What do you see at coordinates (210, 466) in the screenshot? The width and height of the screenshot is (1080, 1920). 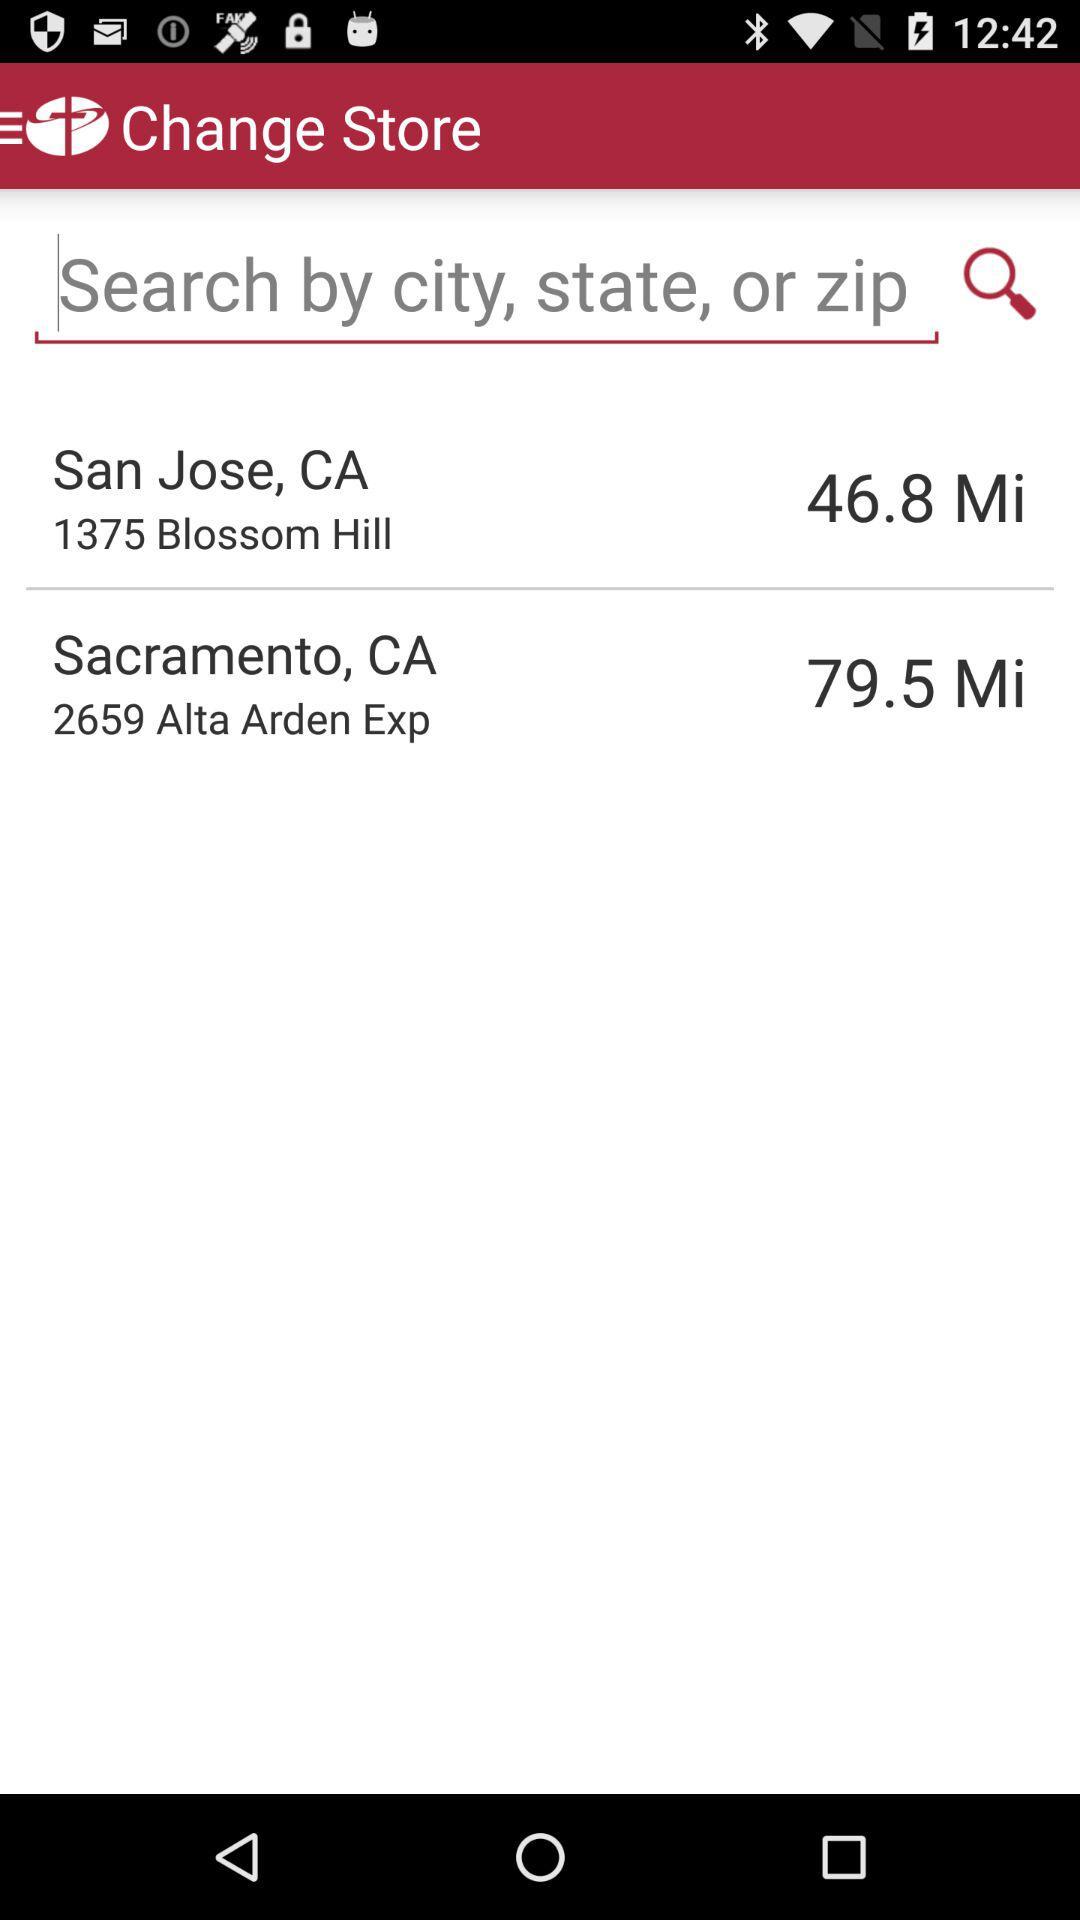 I see `the san jose, ca item` at bounding box center [210, 466].